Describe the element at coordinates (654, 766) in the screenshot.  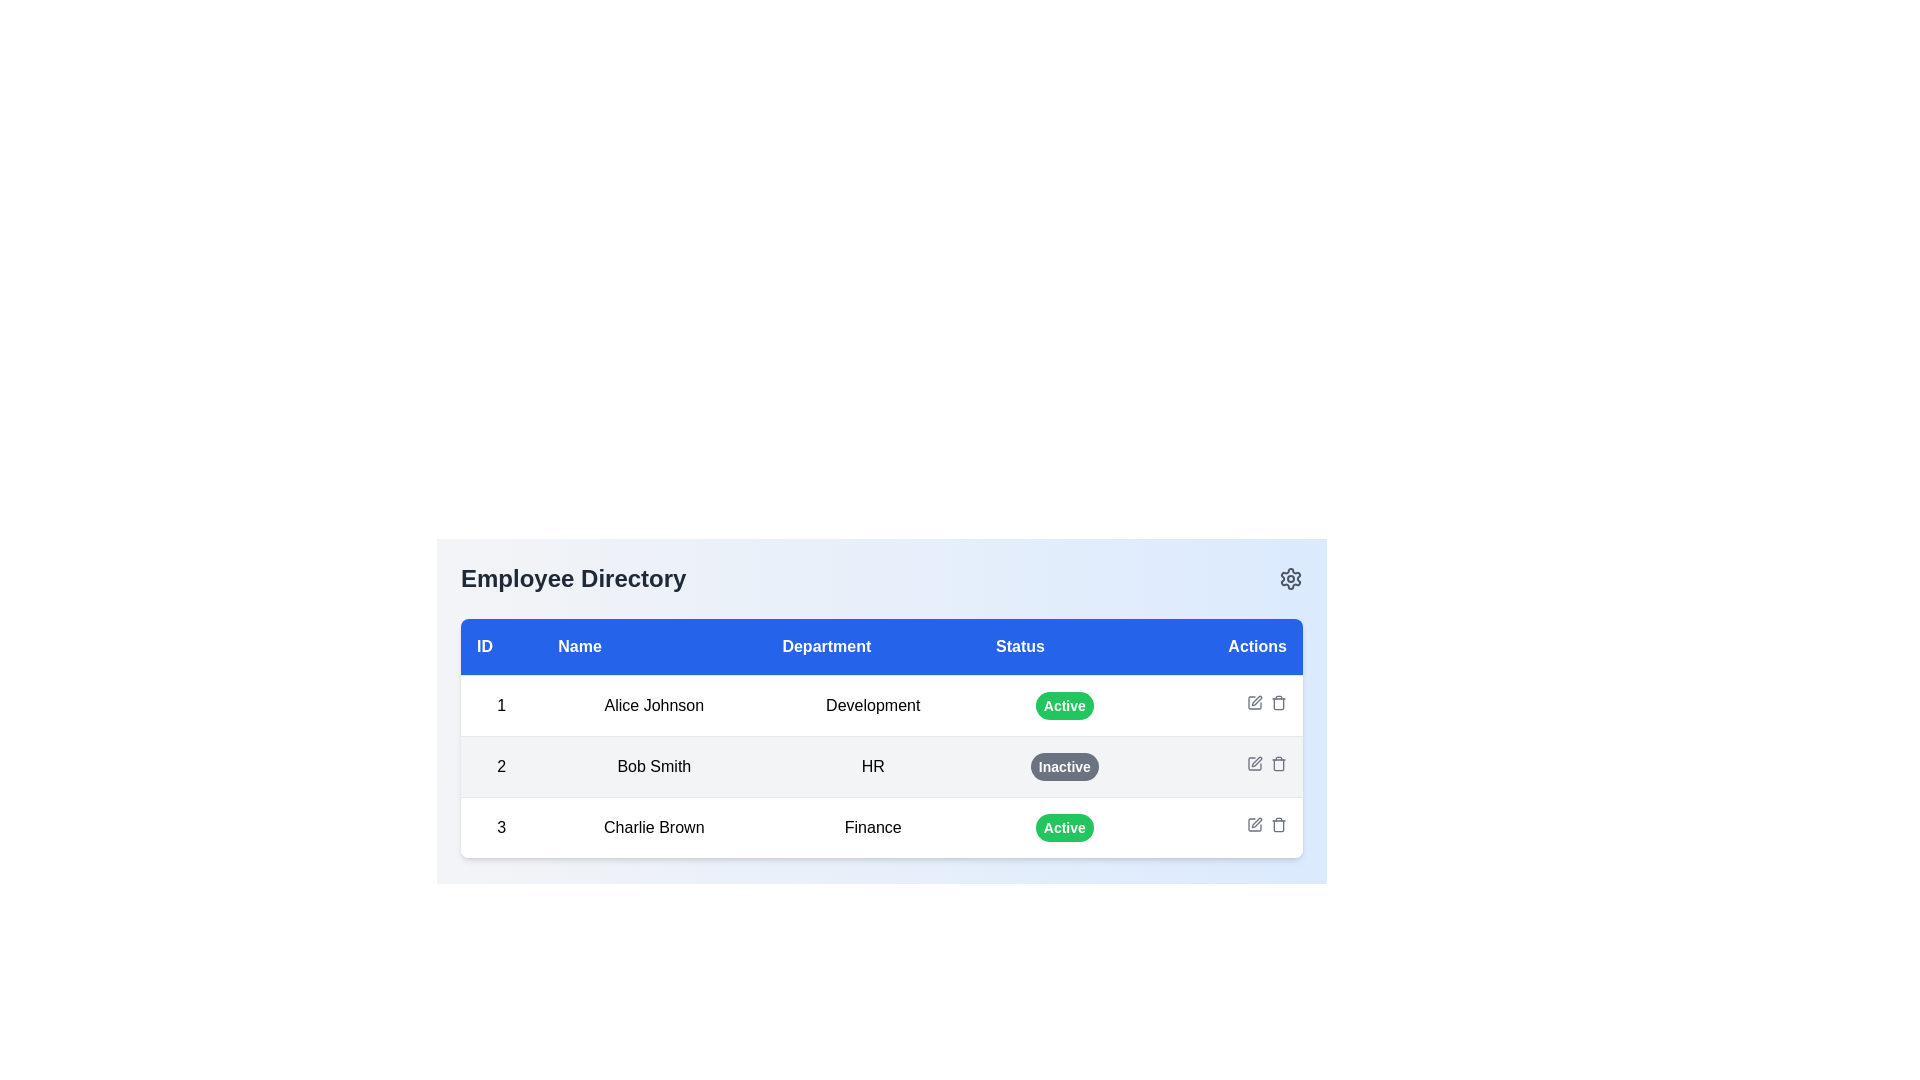
I see `the Text label representing a person's name in the second row of the table under the 'Name' column, located between the ID '2' and the department 'HR.'` at that location.